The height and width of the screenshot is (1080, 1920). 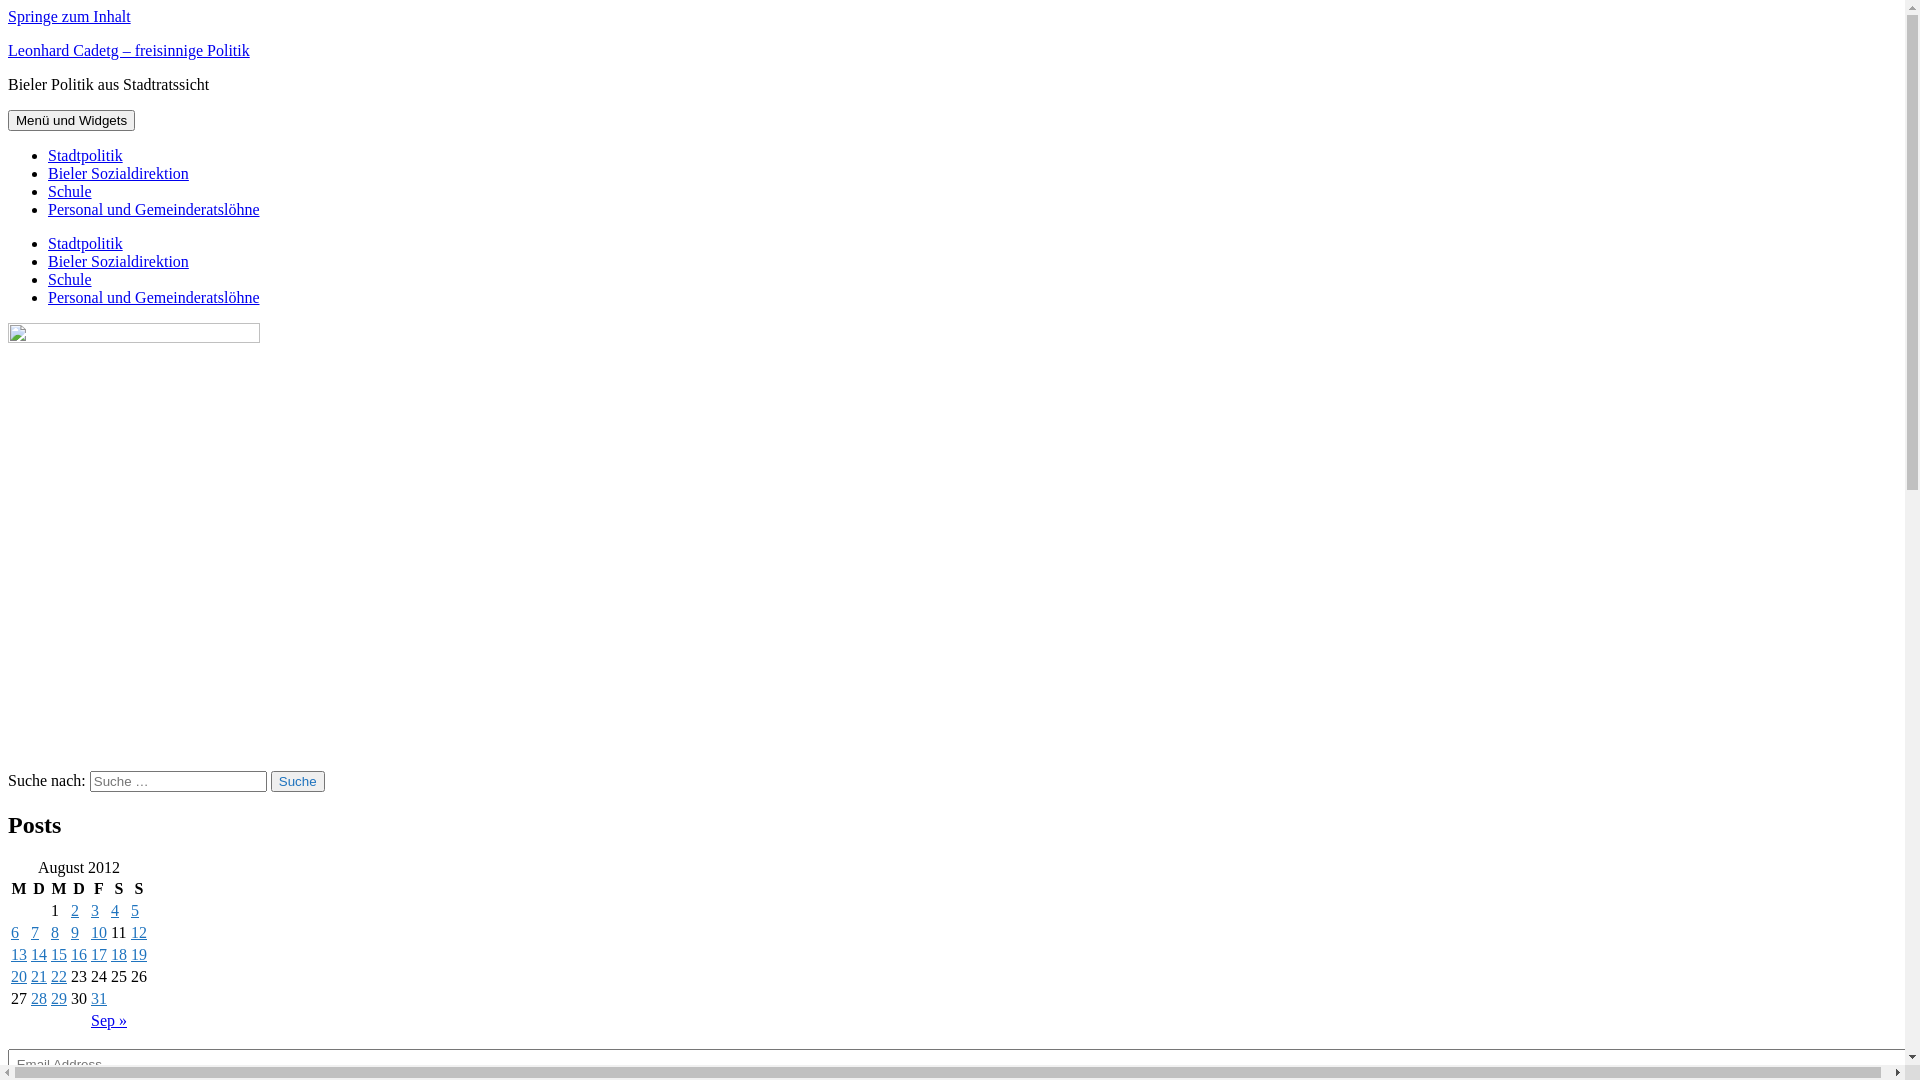 What do you see at coordinates (10, 953) in the screenshot?
I see `'13'` at bounding box center [10, 953].